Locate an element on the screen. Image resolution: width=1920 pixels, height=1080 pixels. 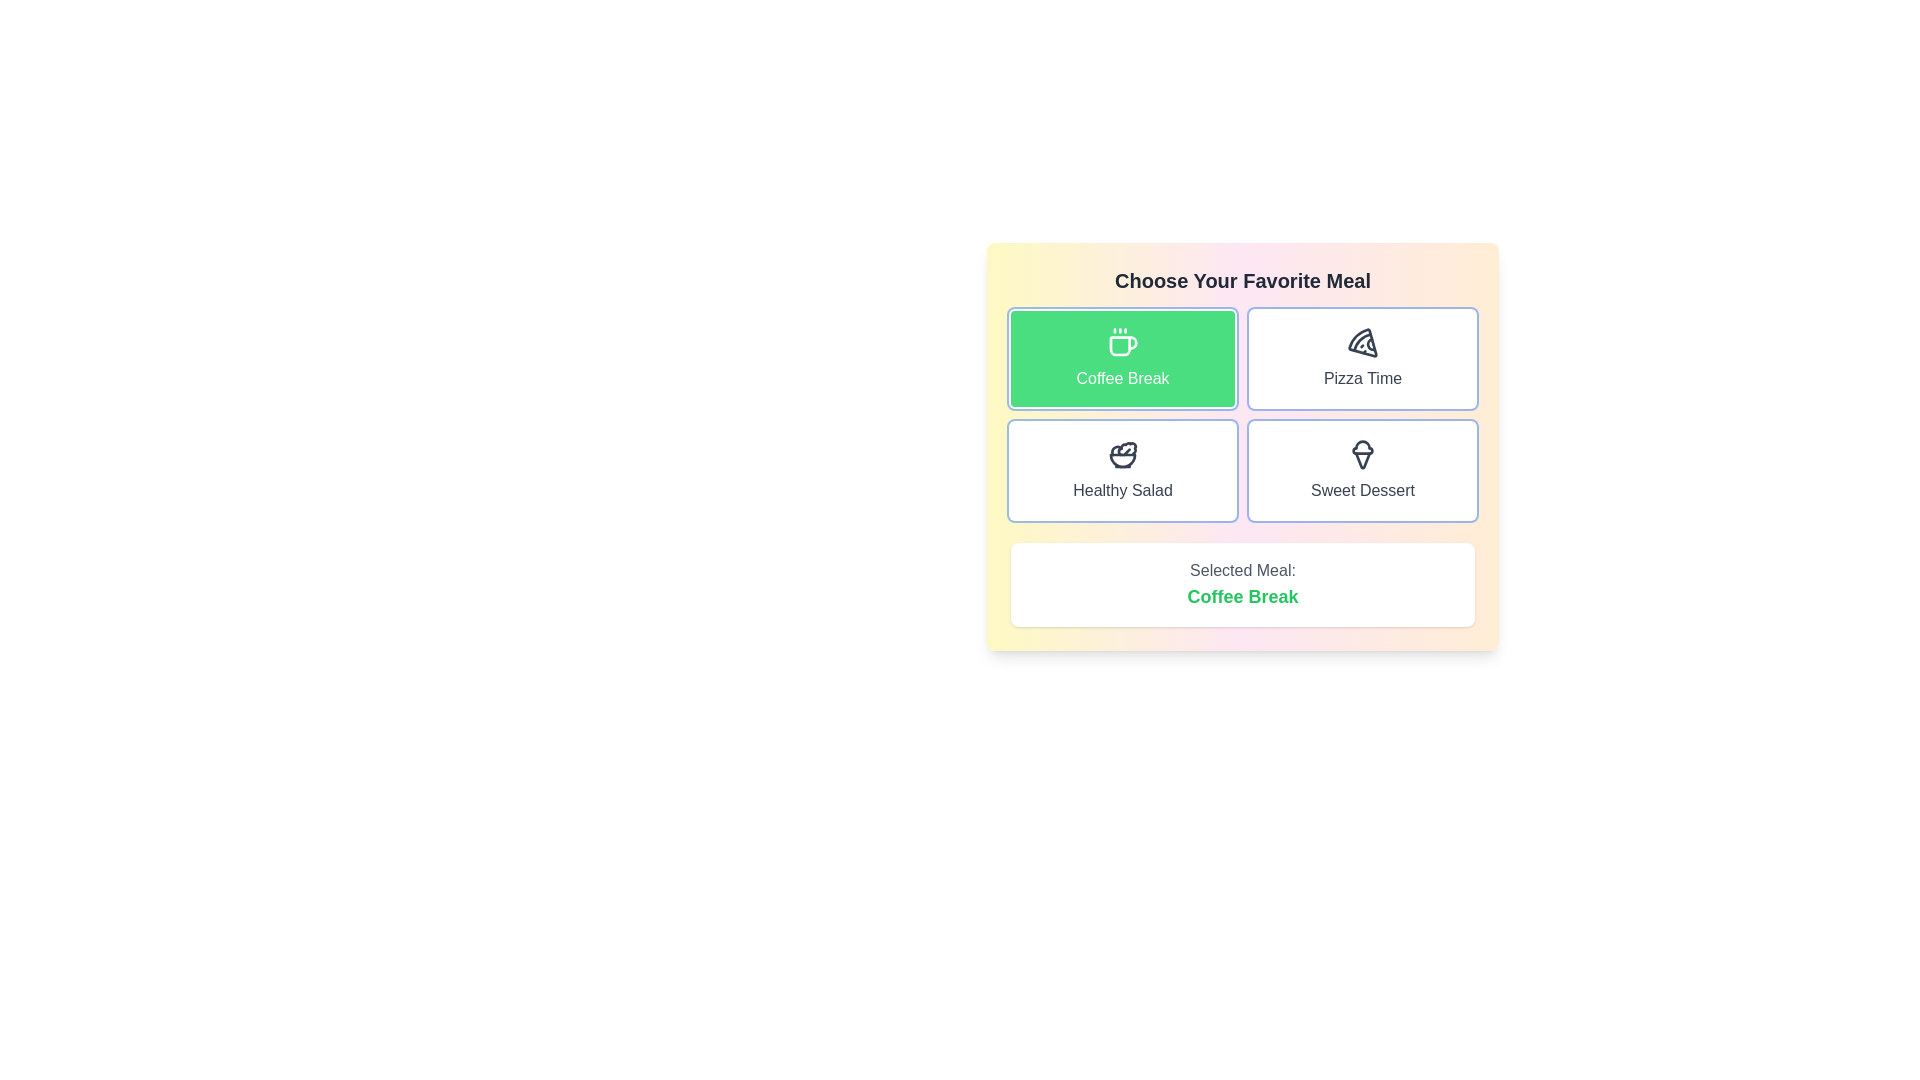
the button corresponding to the meal Pizza Time to select it is located at coordinates (1362, 357).